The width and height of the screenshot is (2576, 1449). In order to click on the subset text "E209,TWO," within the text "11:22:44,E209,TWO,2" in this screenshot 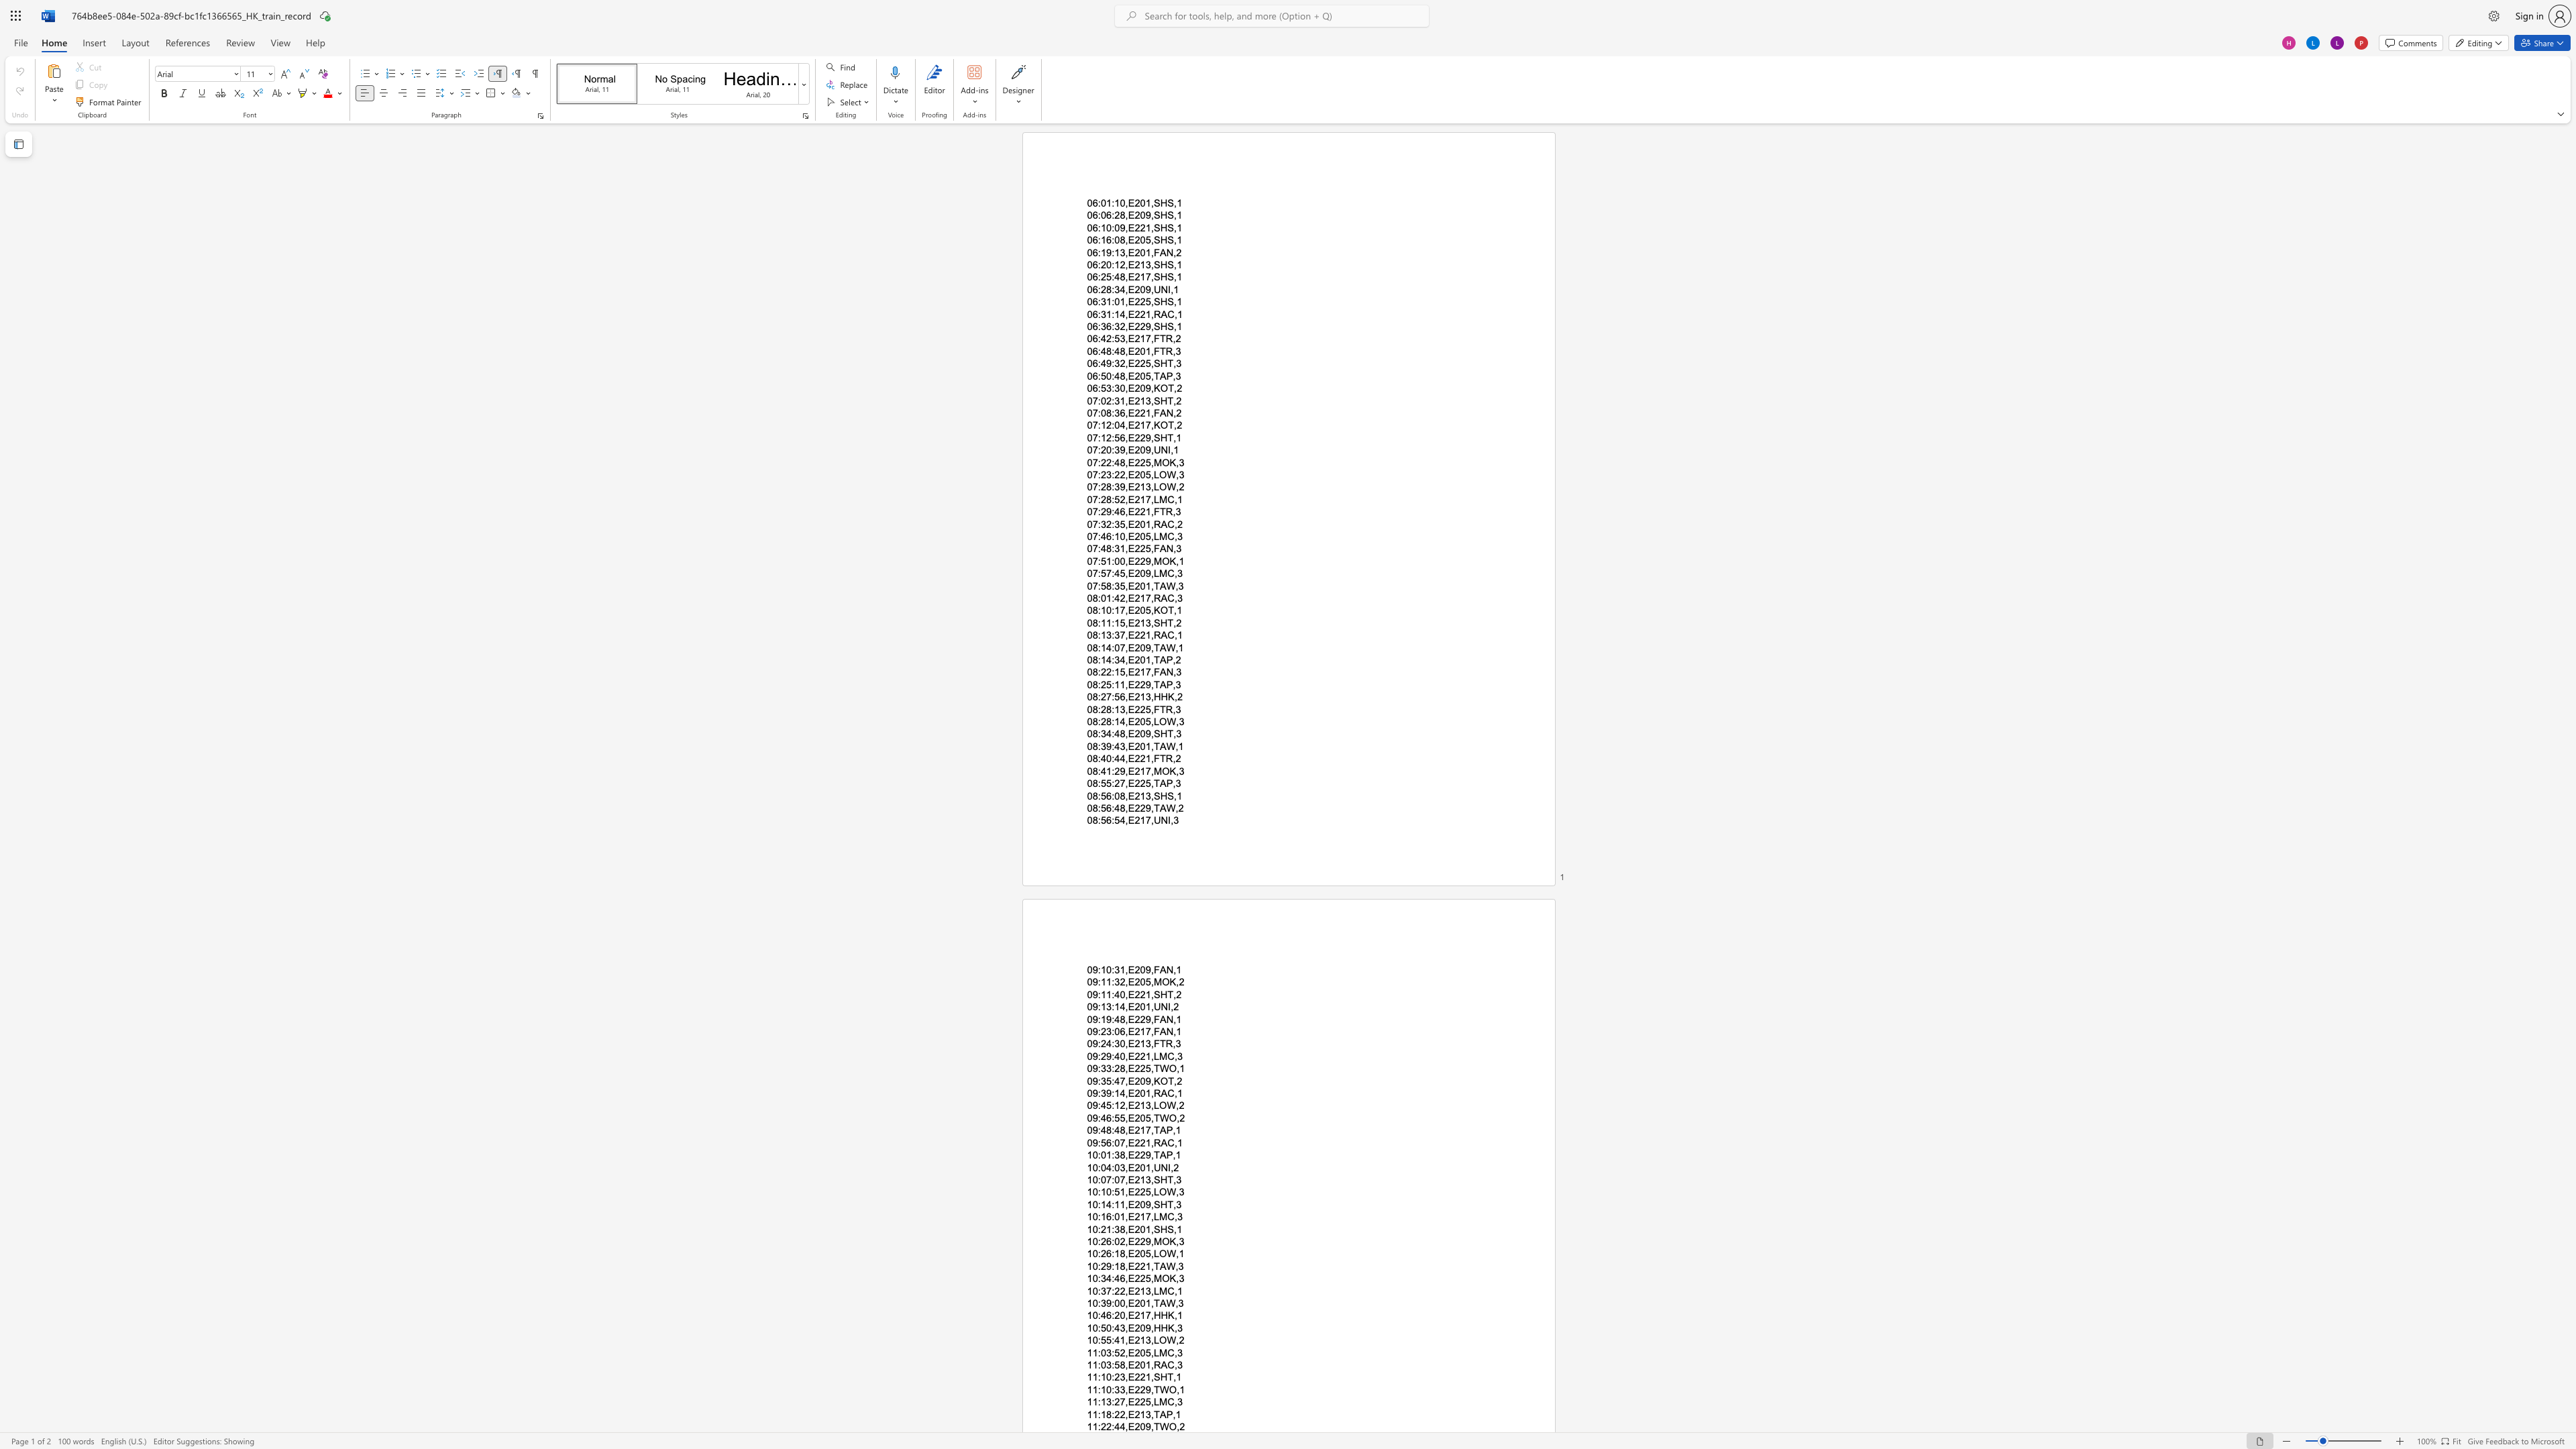, I will do `click(1127, 1426)`.